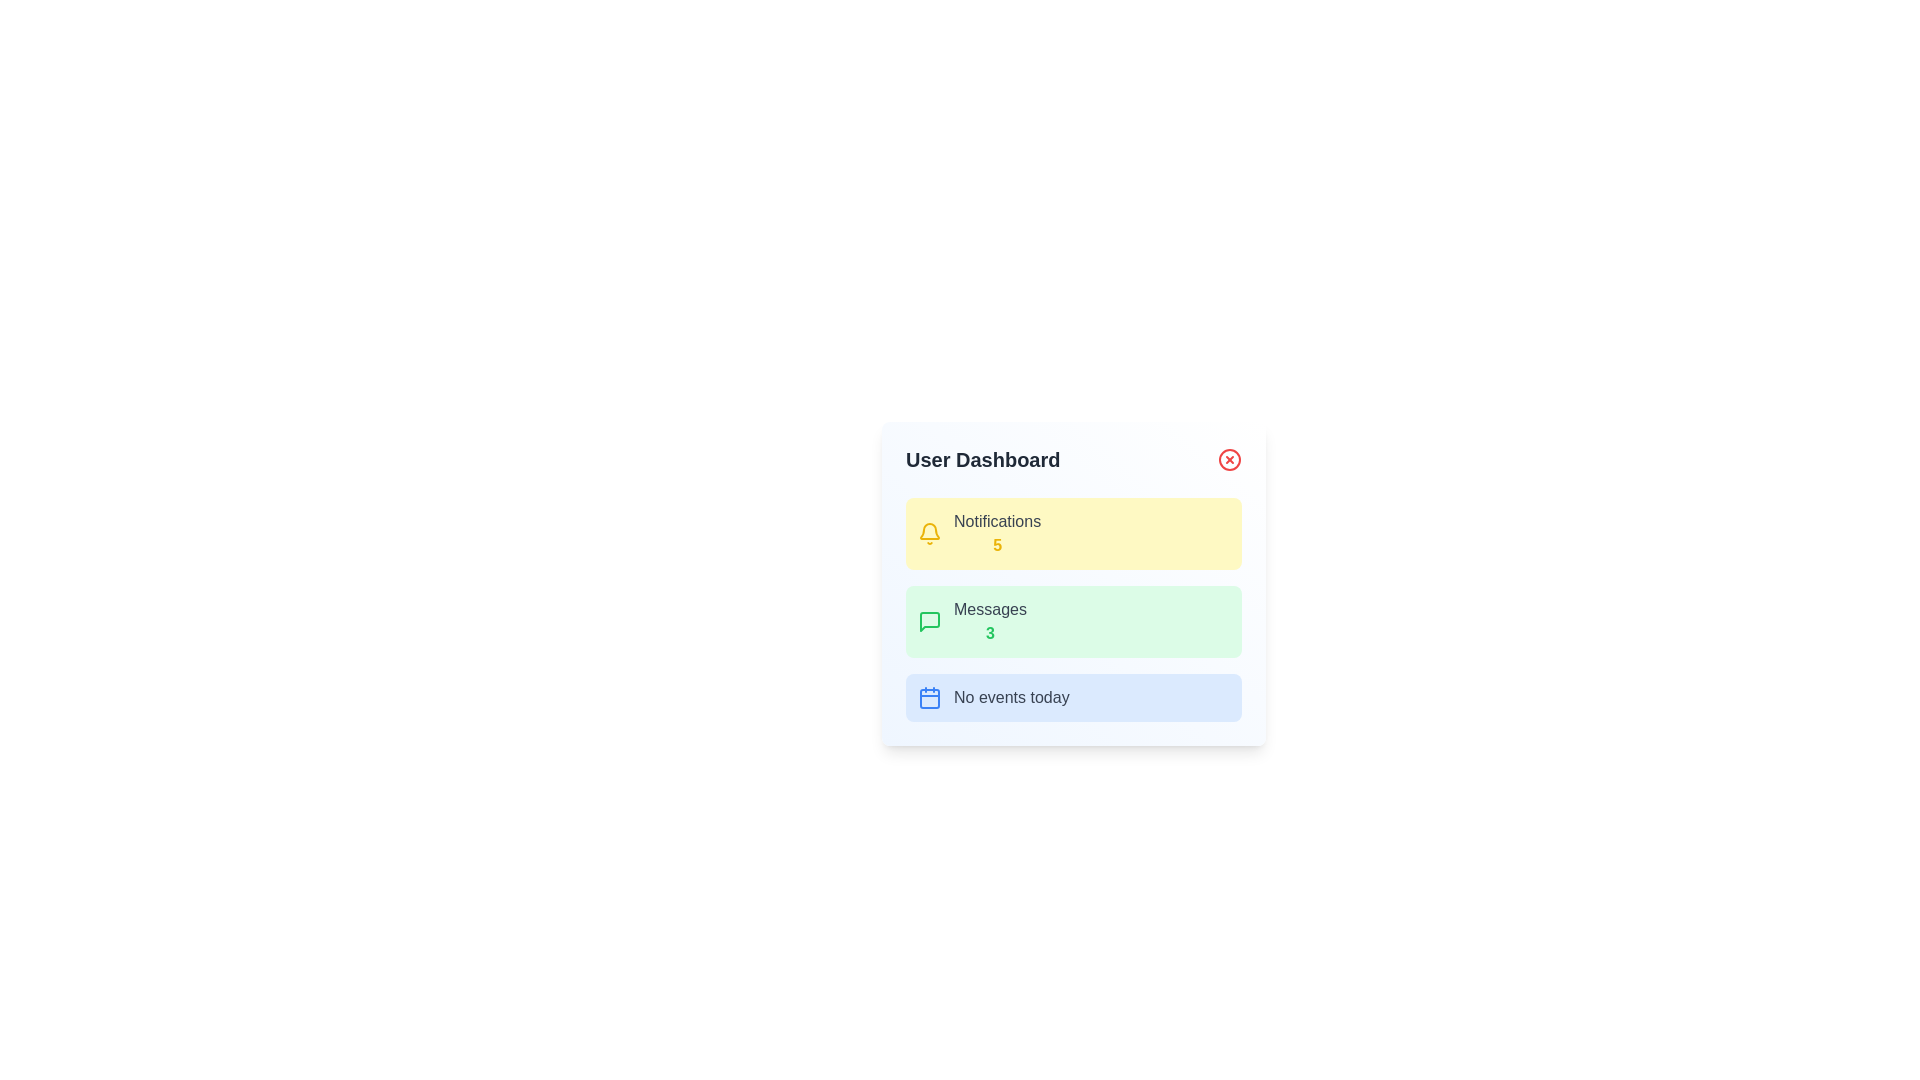 This screenshot has width=1920, height=1080. Describe the element at coordinates (929, 697) in the screenshot. I see `the light blue rectangle with rounded corners located inside the calendar icon in the 'No events today' section of the 'User Dashboard' module` at that location.